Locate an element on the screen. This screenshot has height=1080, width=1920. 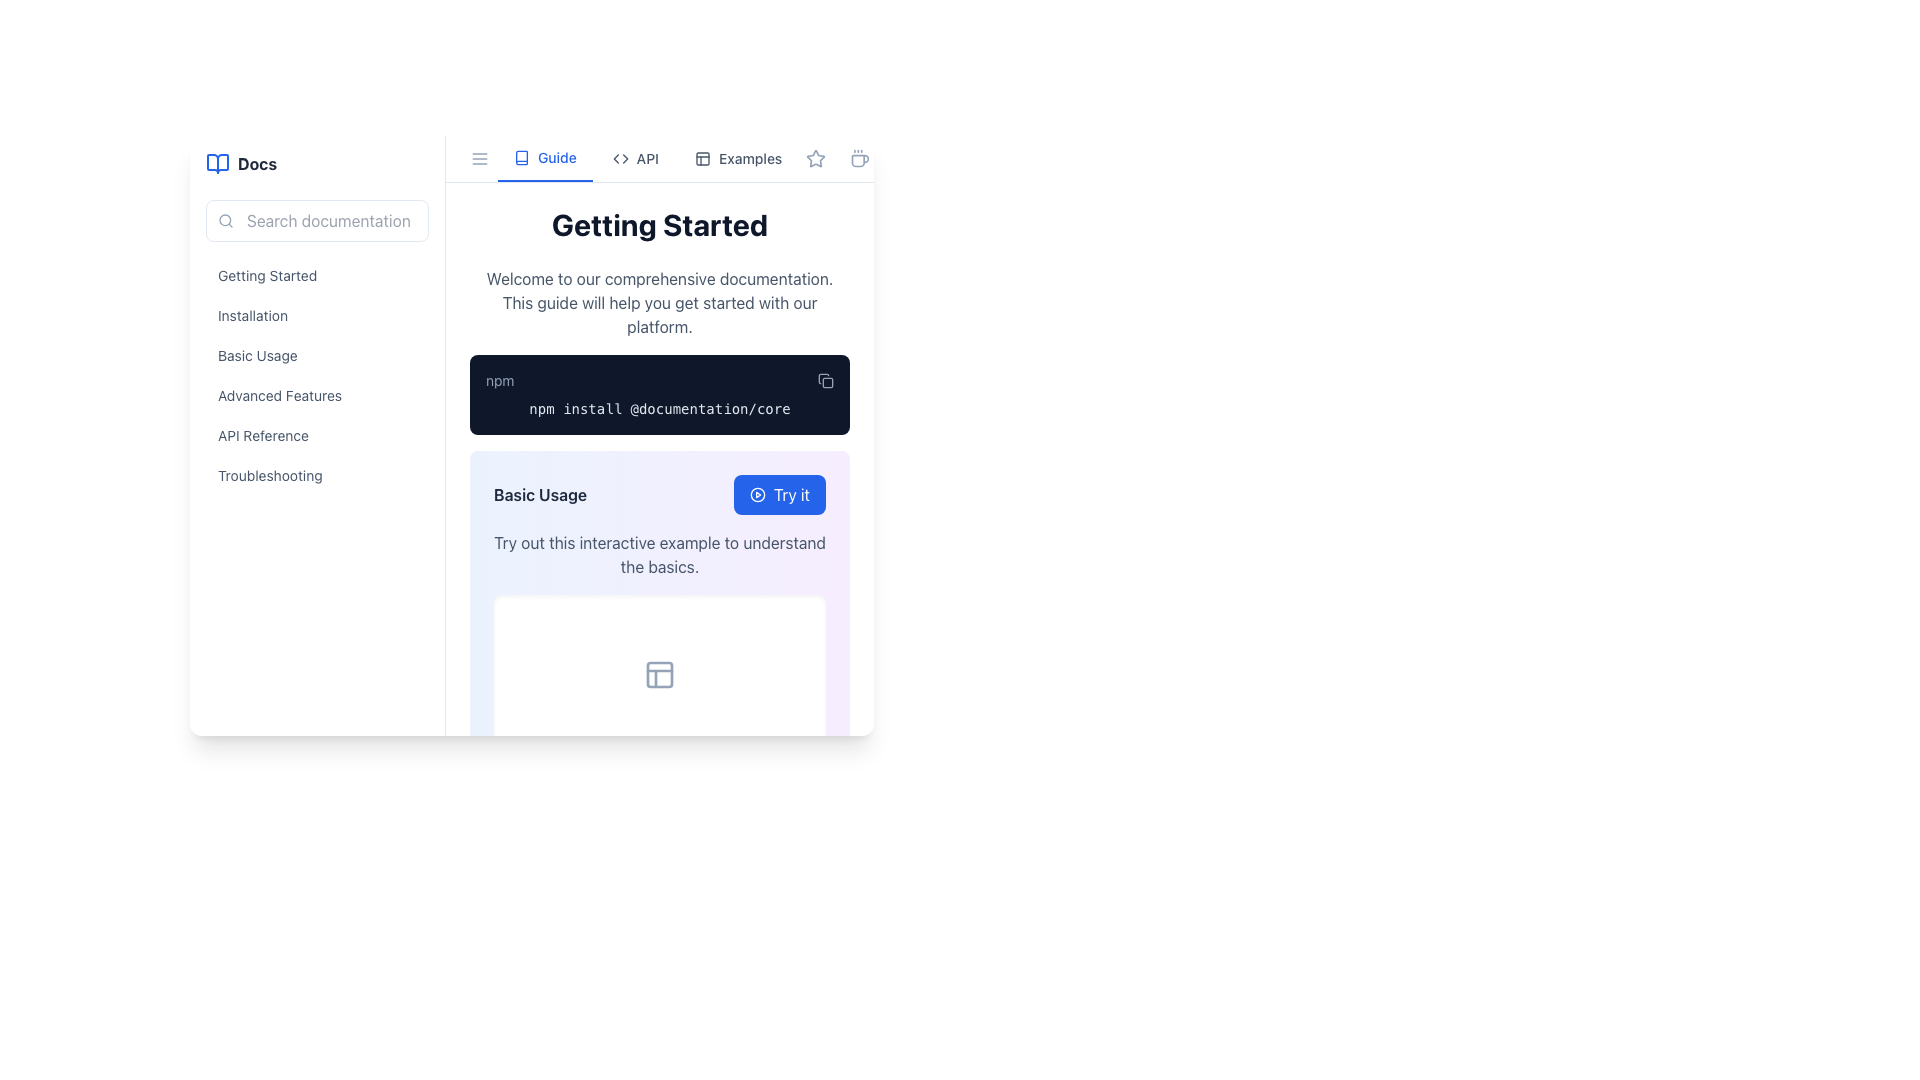
the Navigation Tab located in the top-left corner of the central interface section is located at coordinates (545, 157).